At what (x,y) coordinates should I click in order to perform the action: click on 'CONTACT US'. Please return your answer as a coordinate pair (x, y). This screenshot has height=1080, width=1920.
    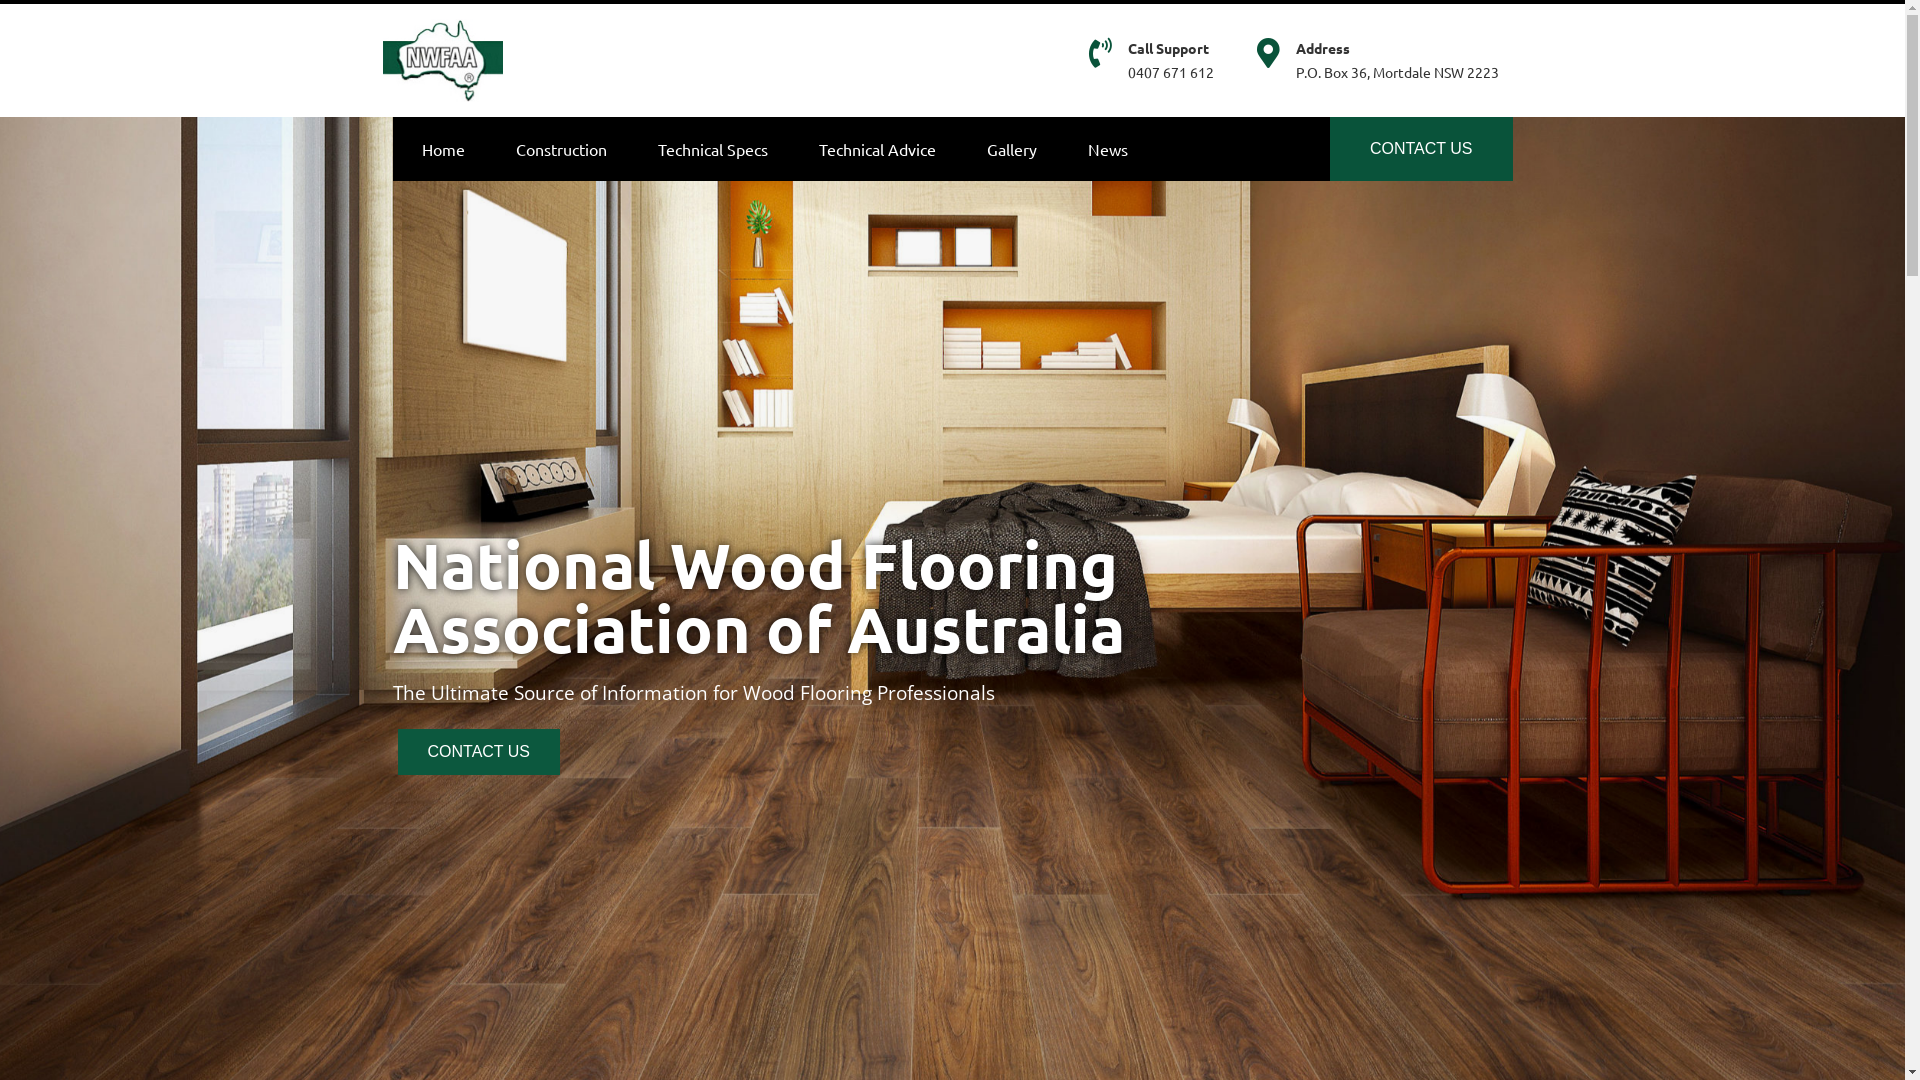
    Looking at the image, I should click on (1420, 146).